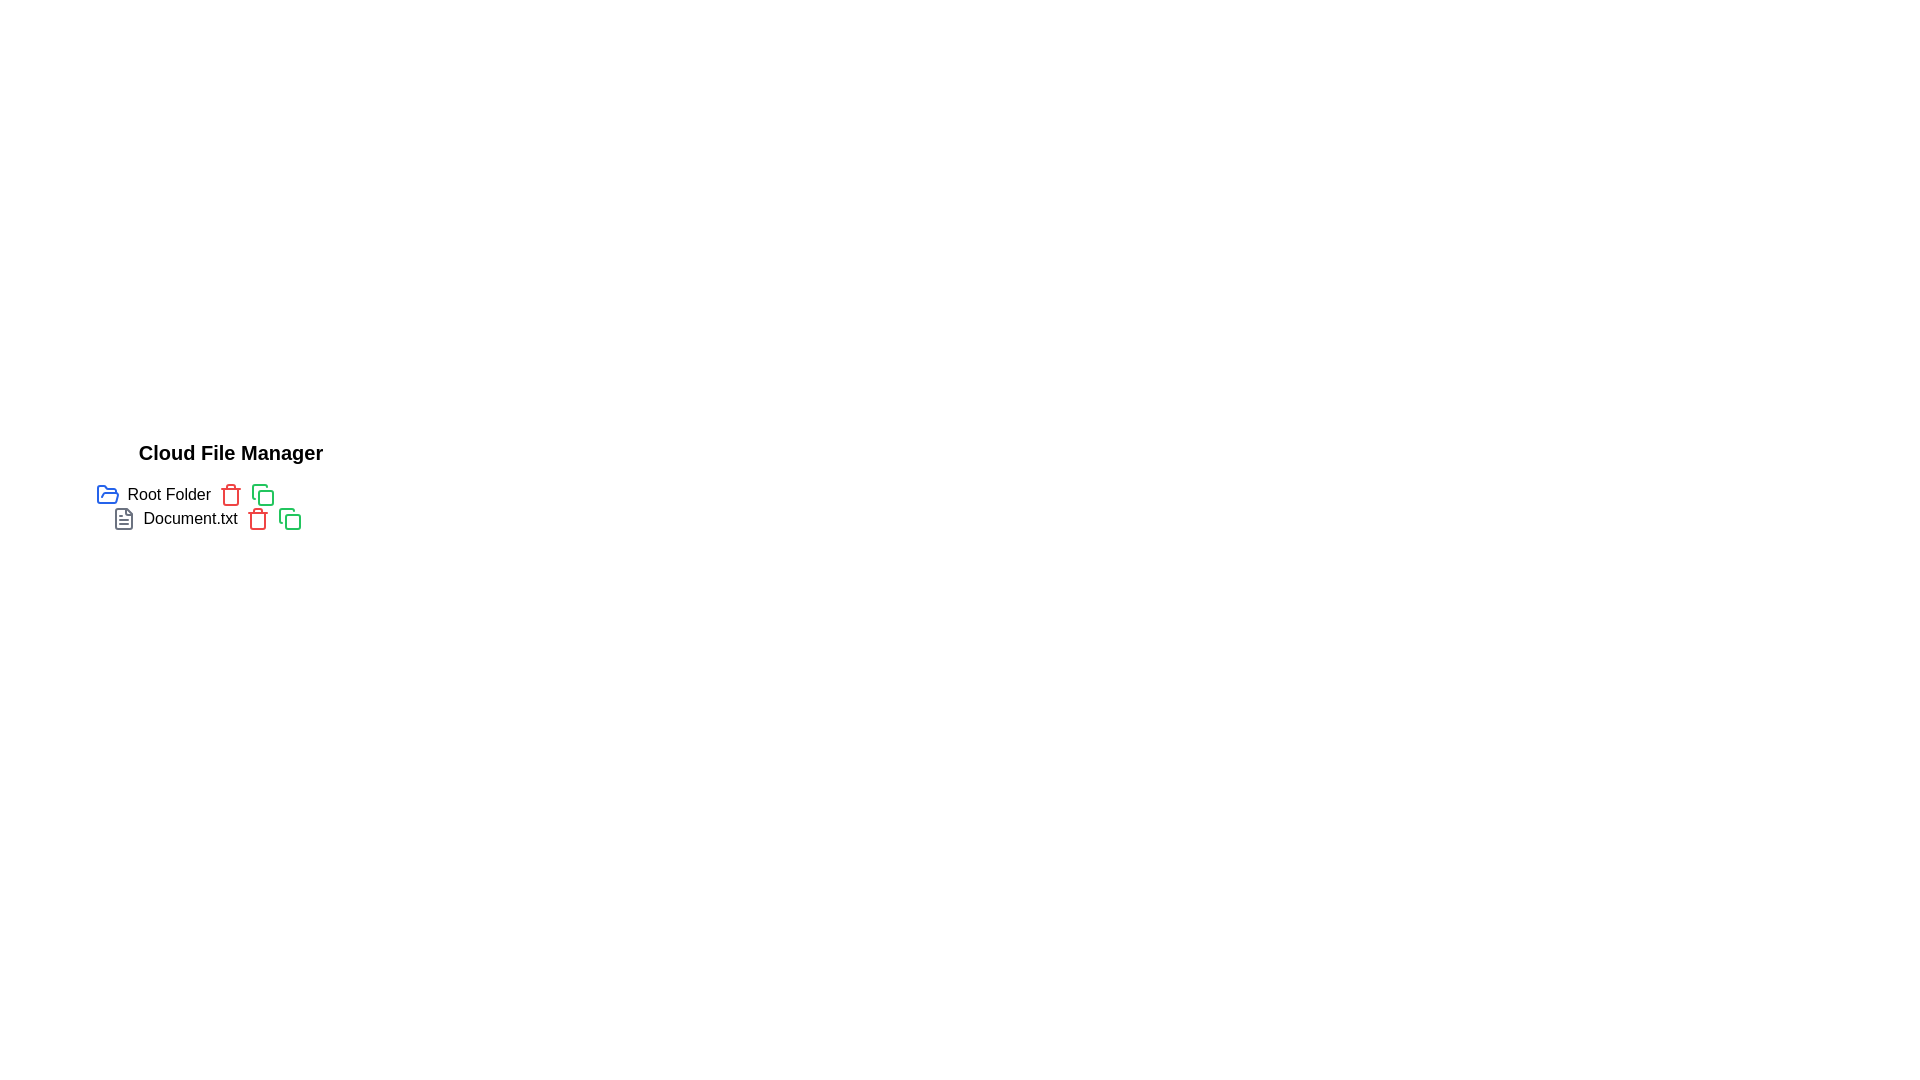  What do you see at coordinates (256, 518) in the screenshot?
I see `the delete icon button associated with the file 'Document.txt'` at bounding box center [256, 518].